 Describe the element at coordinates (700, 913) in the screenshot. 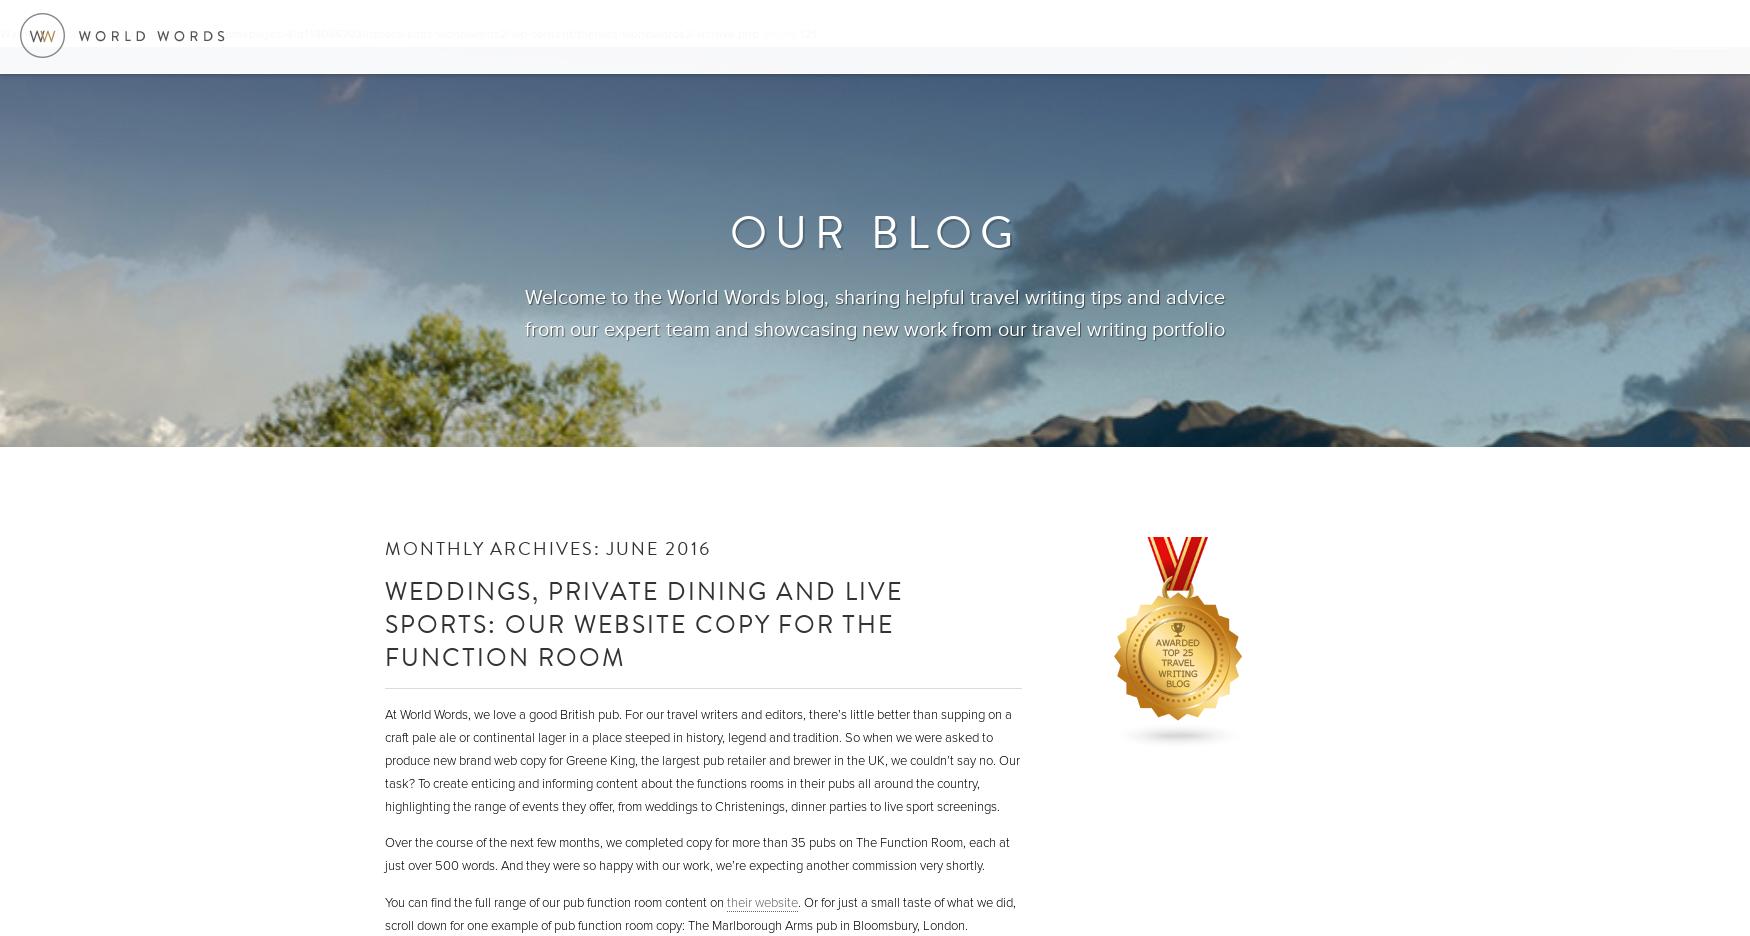

I see `'. Or for just a small taste of what we did, scroll down for one example of pub function room copy: The Marlborough Arms pub in Bloomsbury, London.'` at that location.